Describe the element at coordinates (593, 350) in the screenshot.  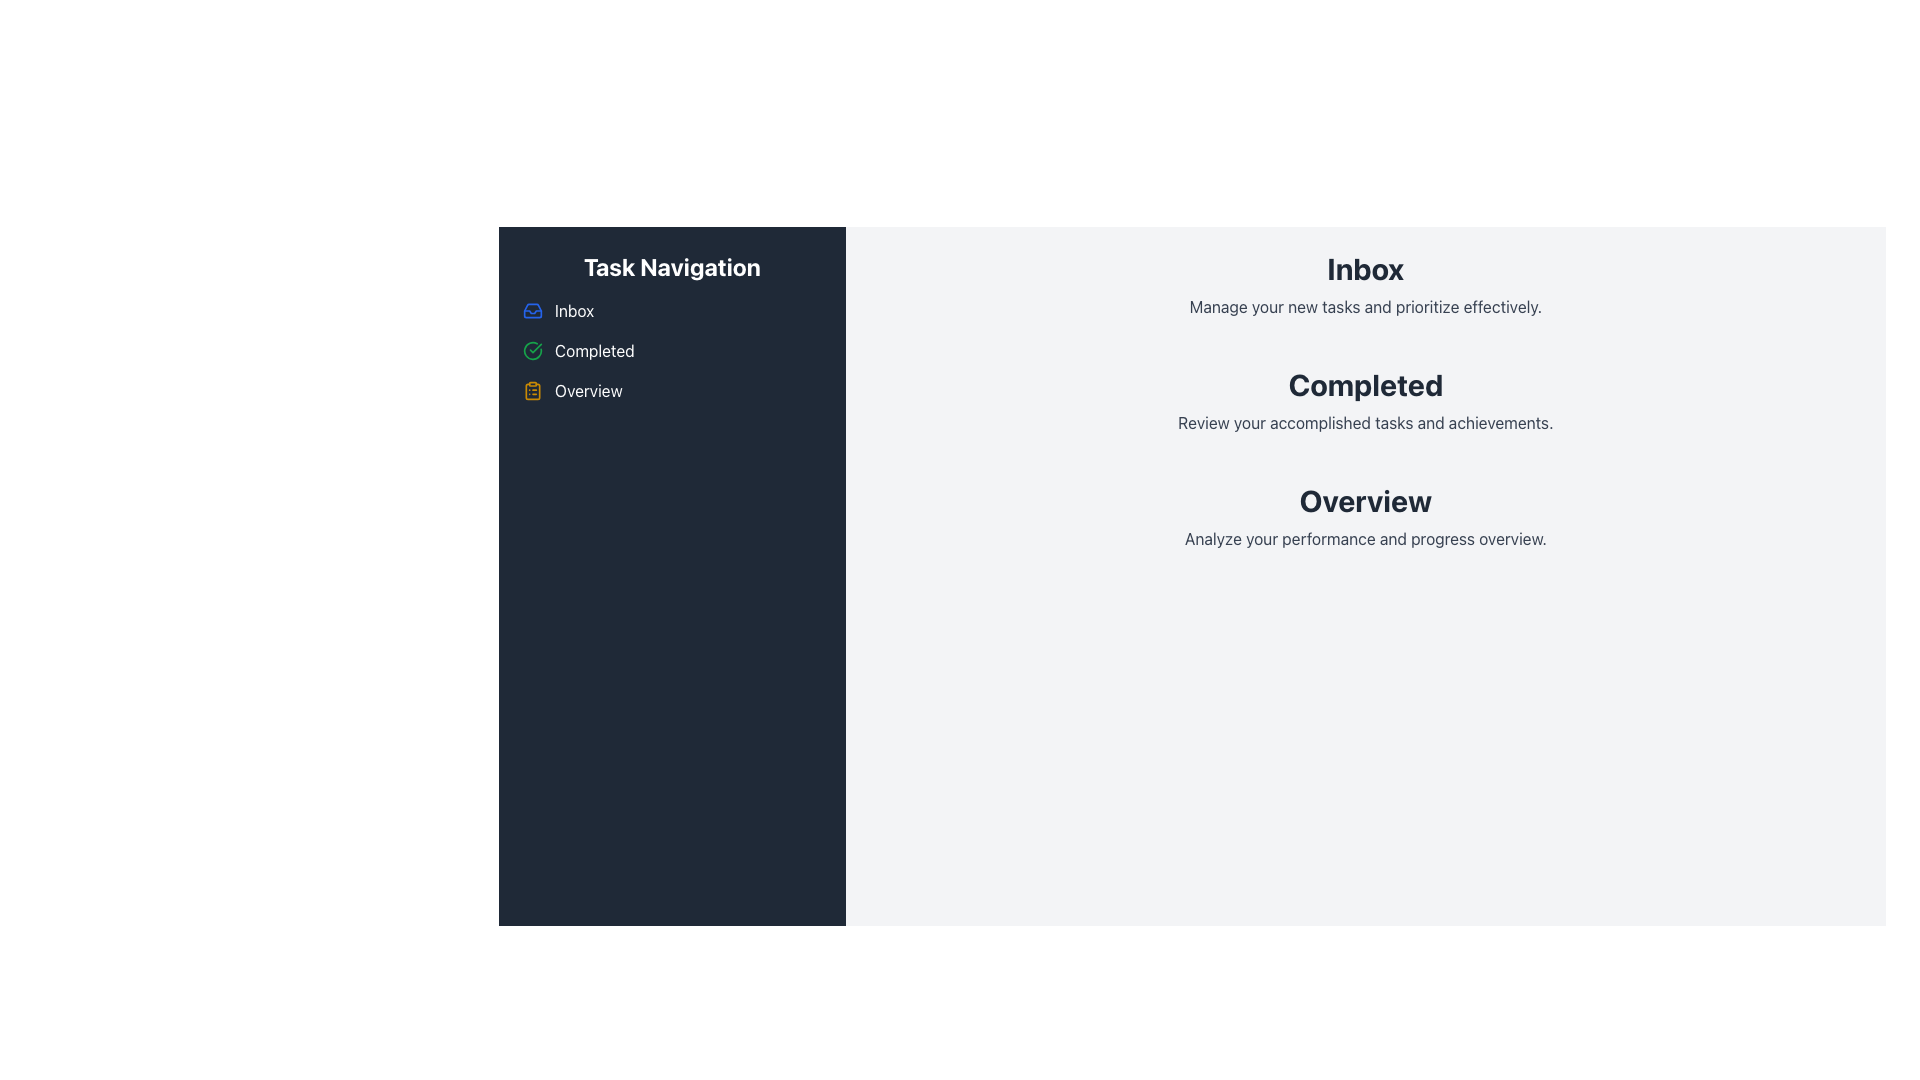
I see `the 'Completed' interactive link located in the left navigation bar, which is styled with a hover effect and positioned between 'Inbox' and 'Overview'` at that location.